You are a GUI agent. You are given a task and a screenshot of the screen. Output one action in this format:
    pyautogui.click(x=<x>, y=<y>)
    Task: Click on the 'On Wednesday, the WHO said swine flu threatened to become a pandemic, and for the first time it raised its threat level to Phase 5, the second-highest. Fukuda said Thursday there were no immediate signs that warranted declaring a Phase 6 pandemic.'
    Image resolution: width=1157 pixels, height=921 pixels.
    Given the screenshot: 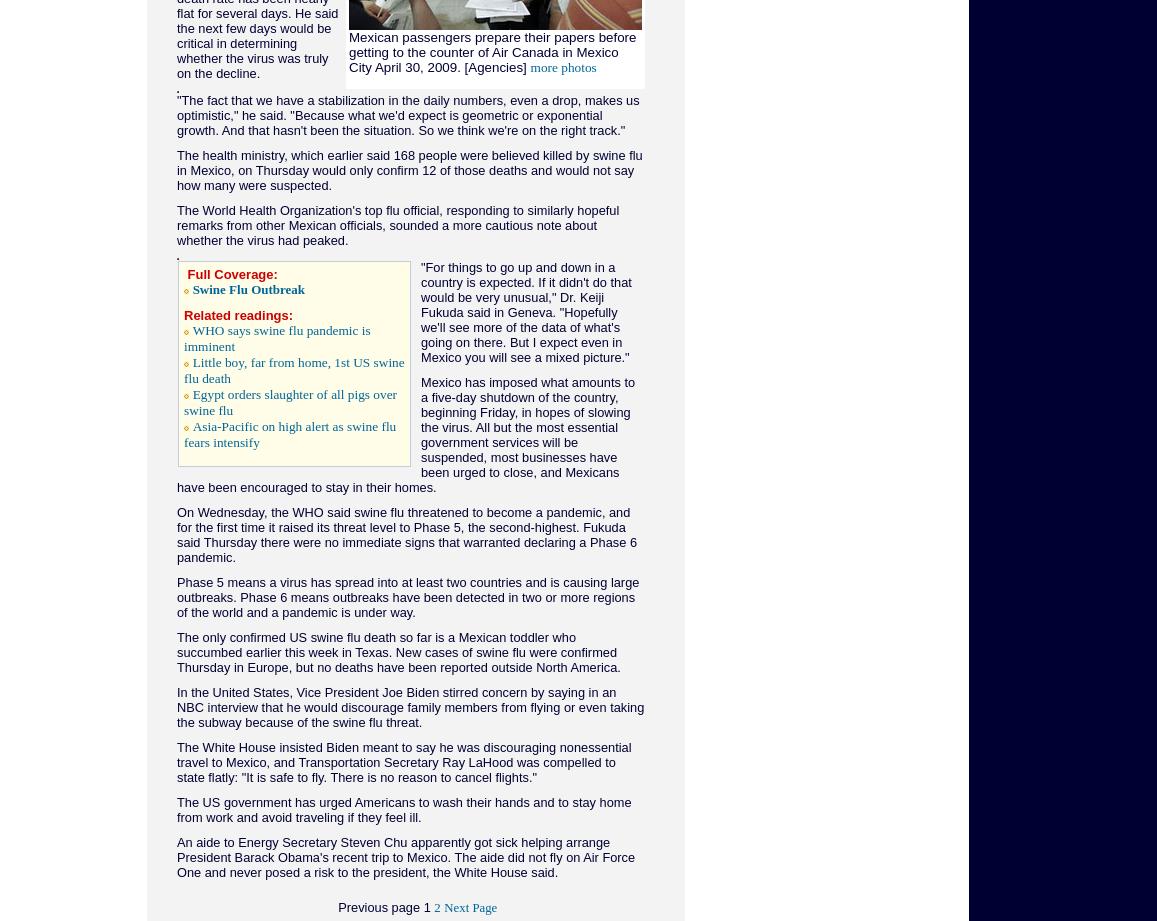 What is the action you would take?
    pyautogui.click(x=406, y=534)
    